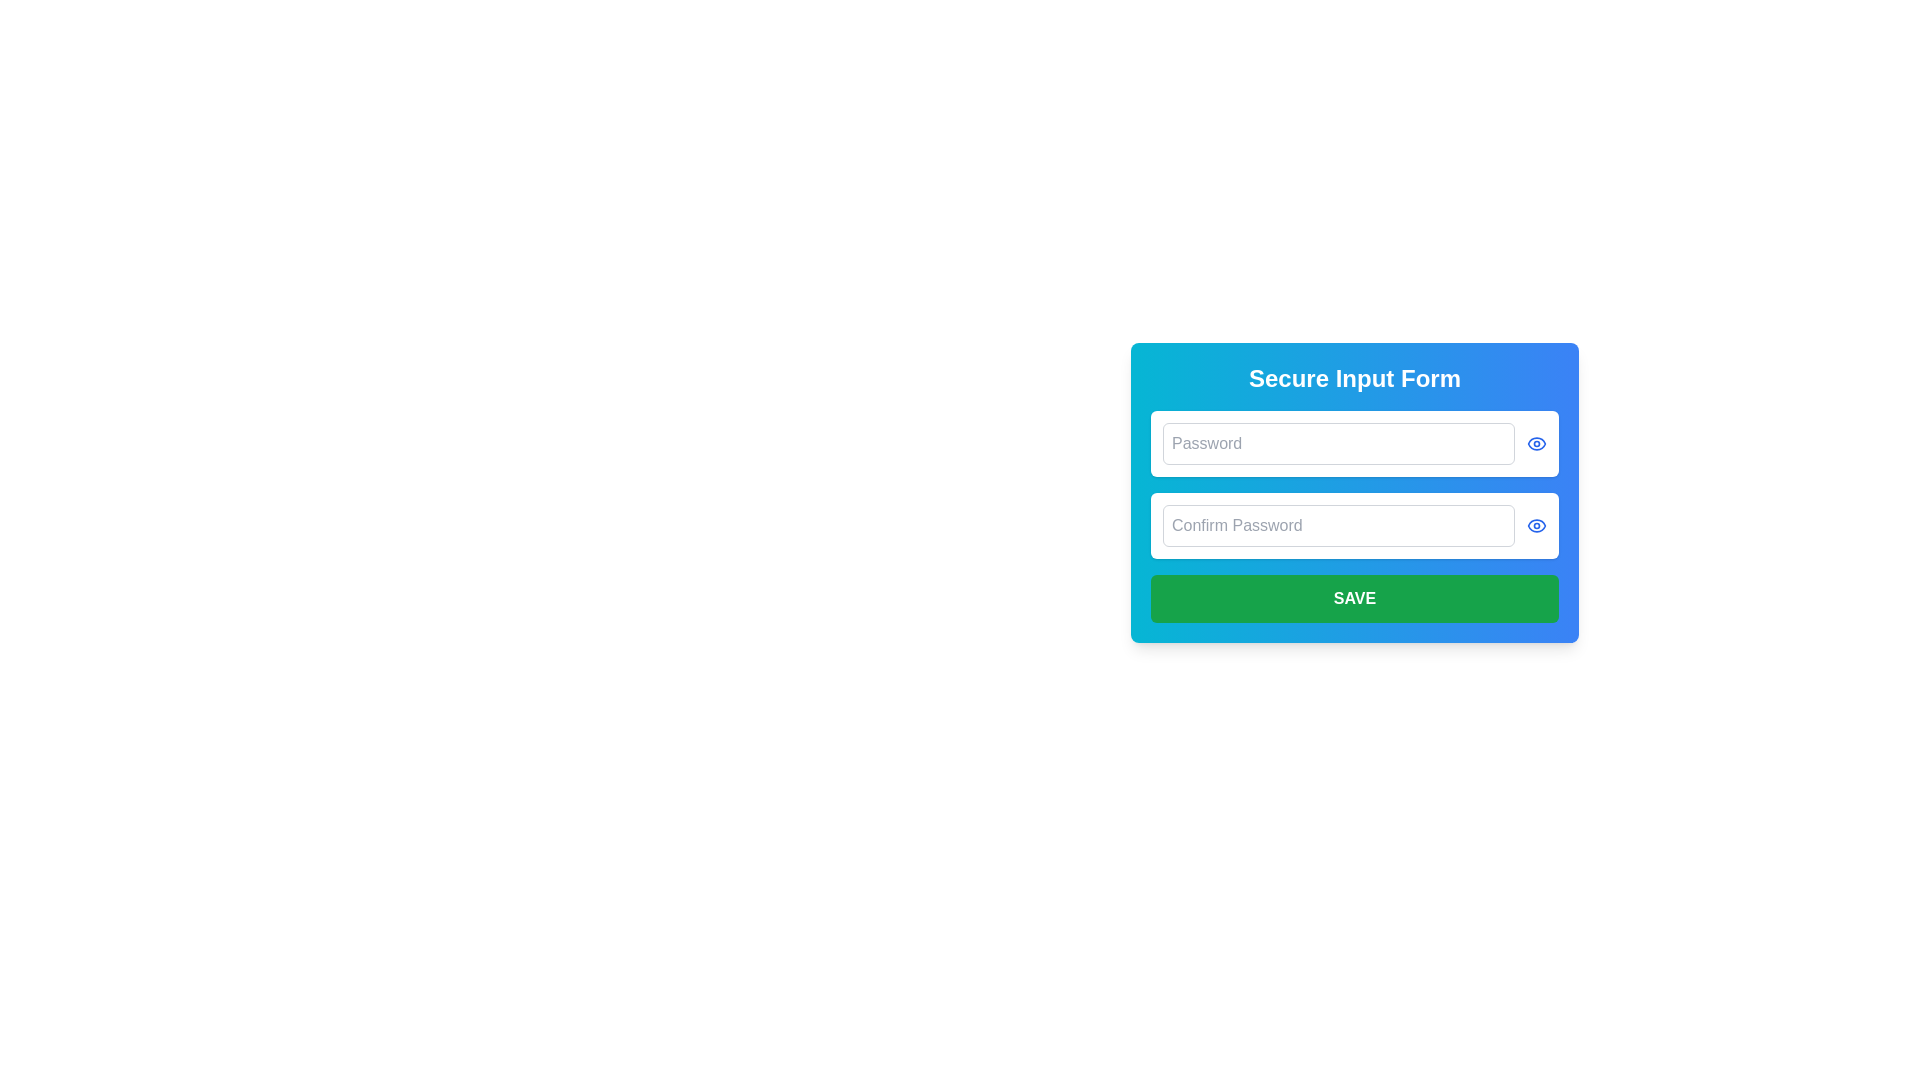 The image size is (1920, 1080). Describe the element at coordinates (1339, 524) in the screenshot. I see `the password confirmation input field to focus it, which is positioned below the 'Password' field and above the 'SAVE' button within a rounded card layout` at that location.